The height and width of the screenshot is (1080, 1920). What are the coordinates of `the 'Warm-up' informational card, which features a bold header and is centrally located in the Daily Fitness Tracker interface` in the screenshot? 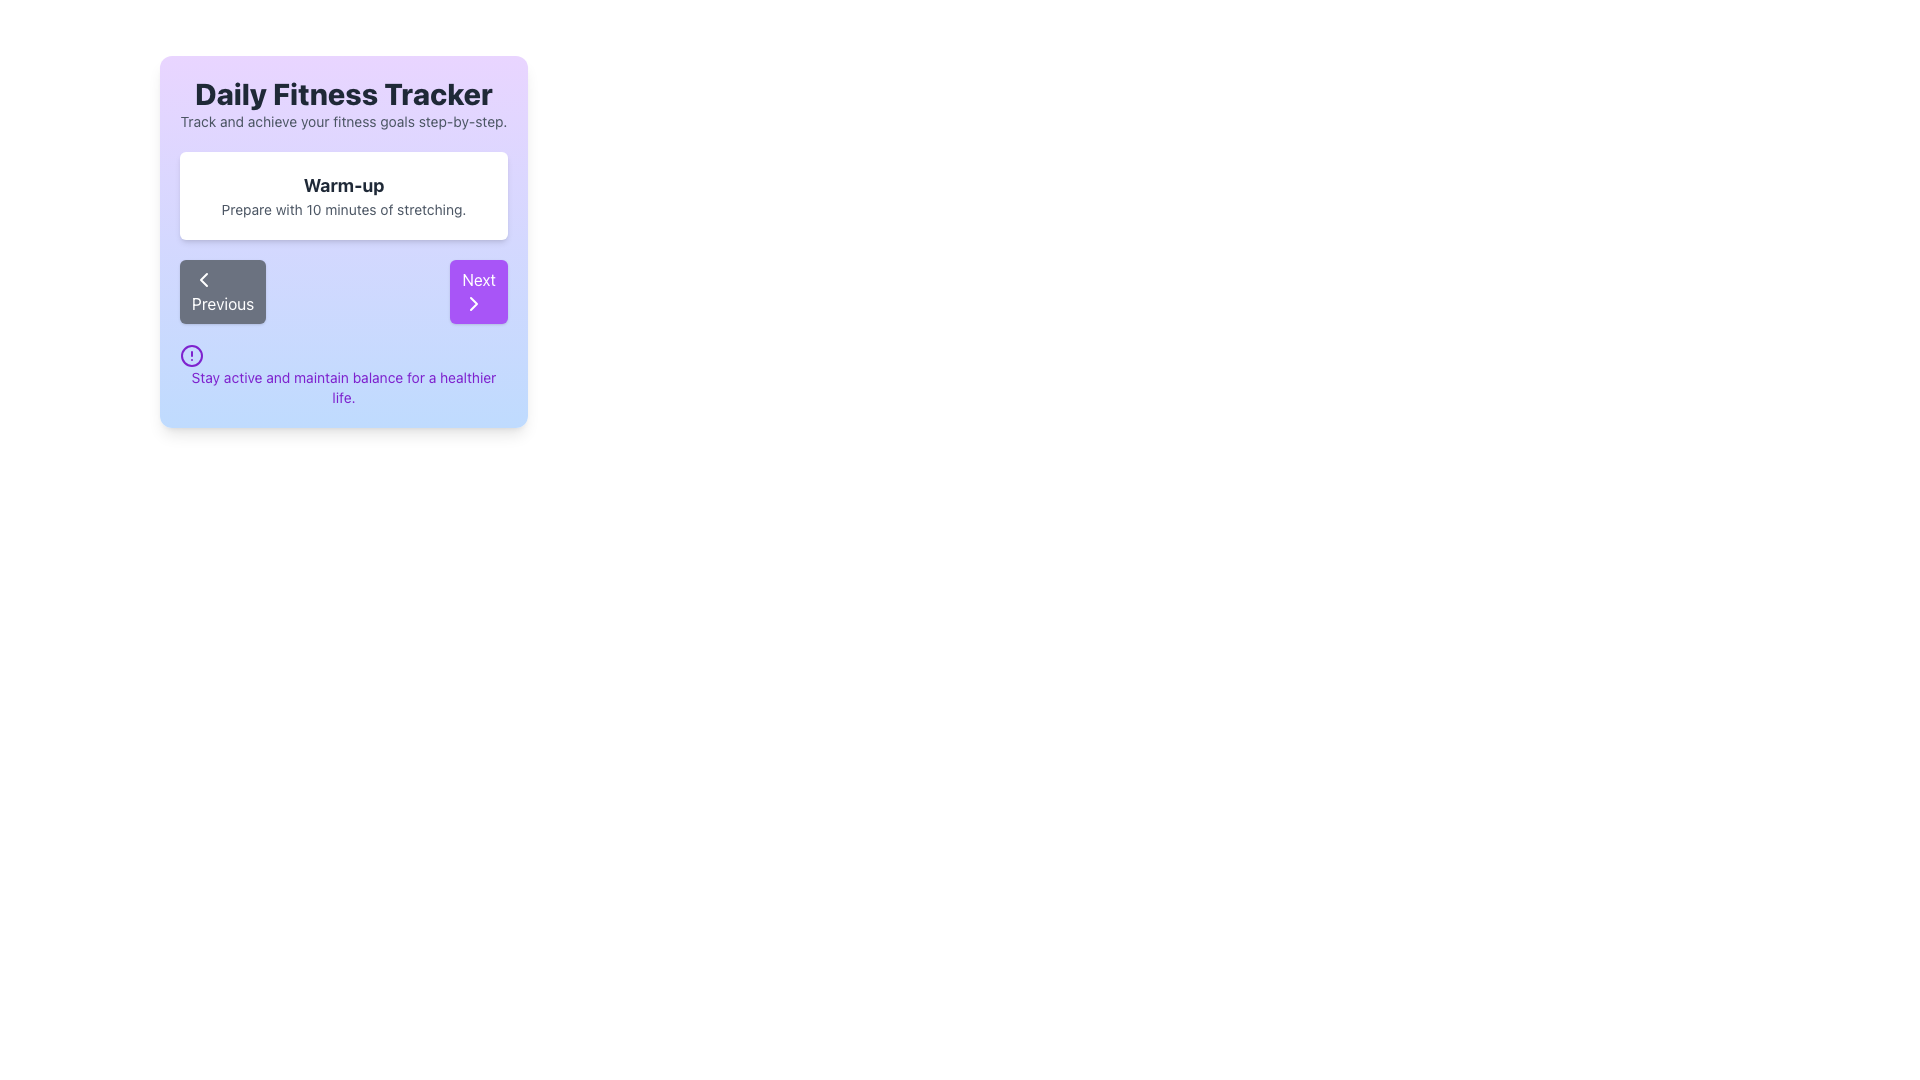 It's located at (344, 196).